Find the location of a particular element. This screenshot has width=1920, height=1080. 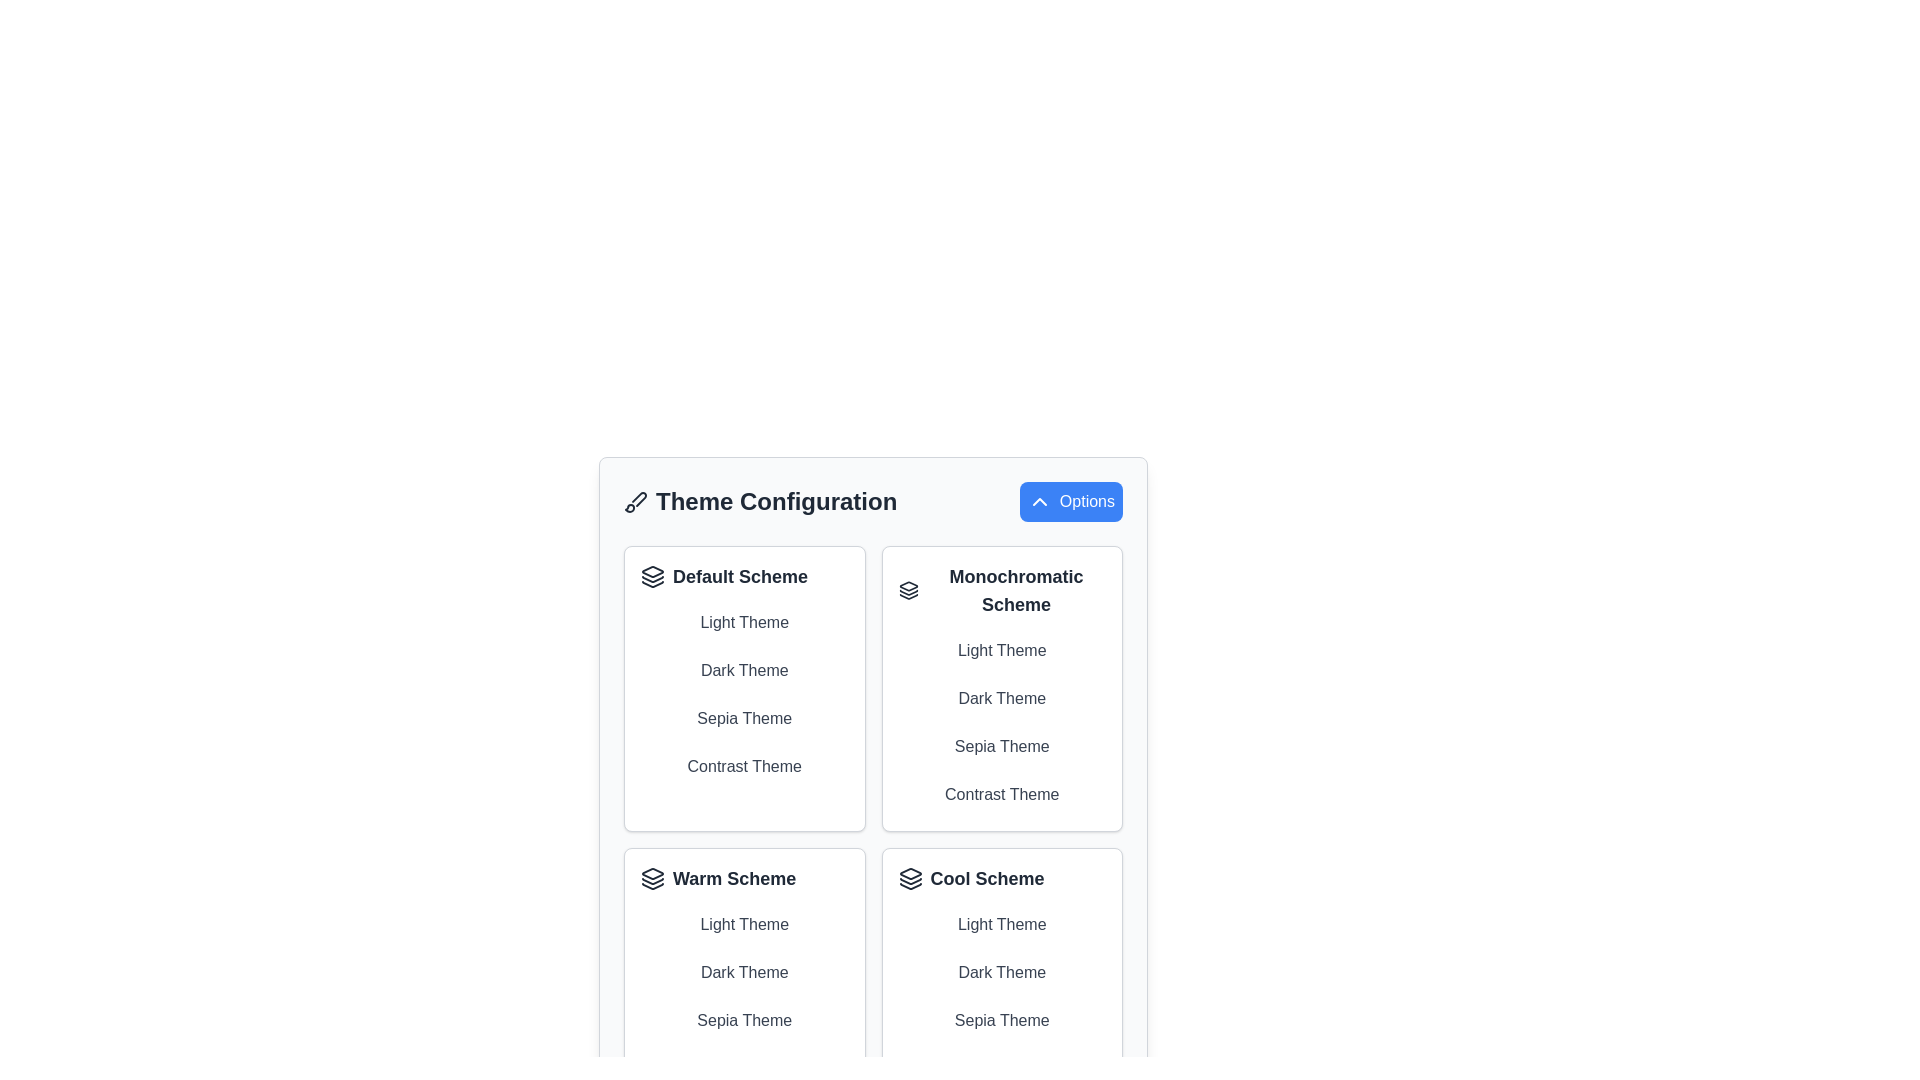

header text 'Theme Configuration' from the top header section, which contains a left side with bold text and a right side with a blue button labeled 'Options' is located at coordinates (873, 500).